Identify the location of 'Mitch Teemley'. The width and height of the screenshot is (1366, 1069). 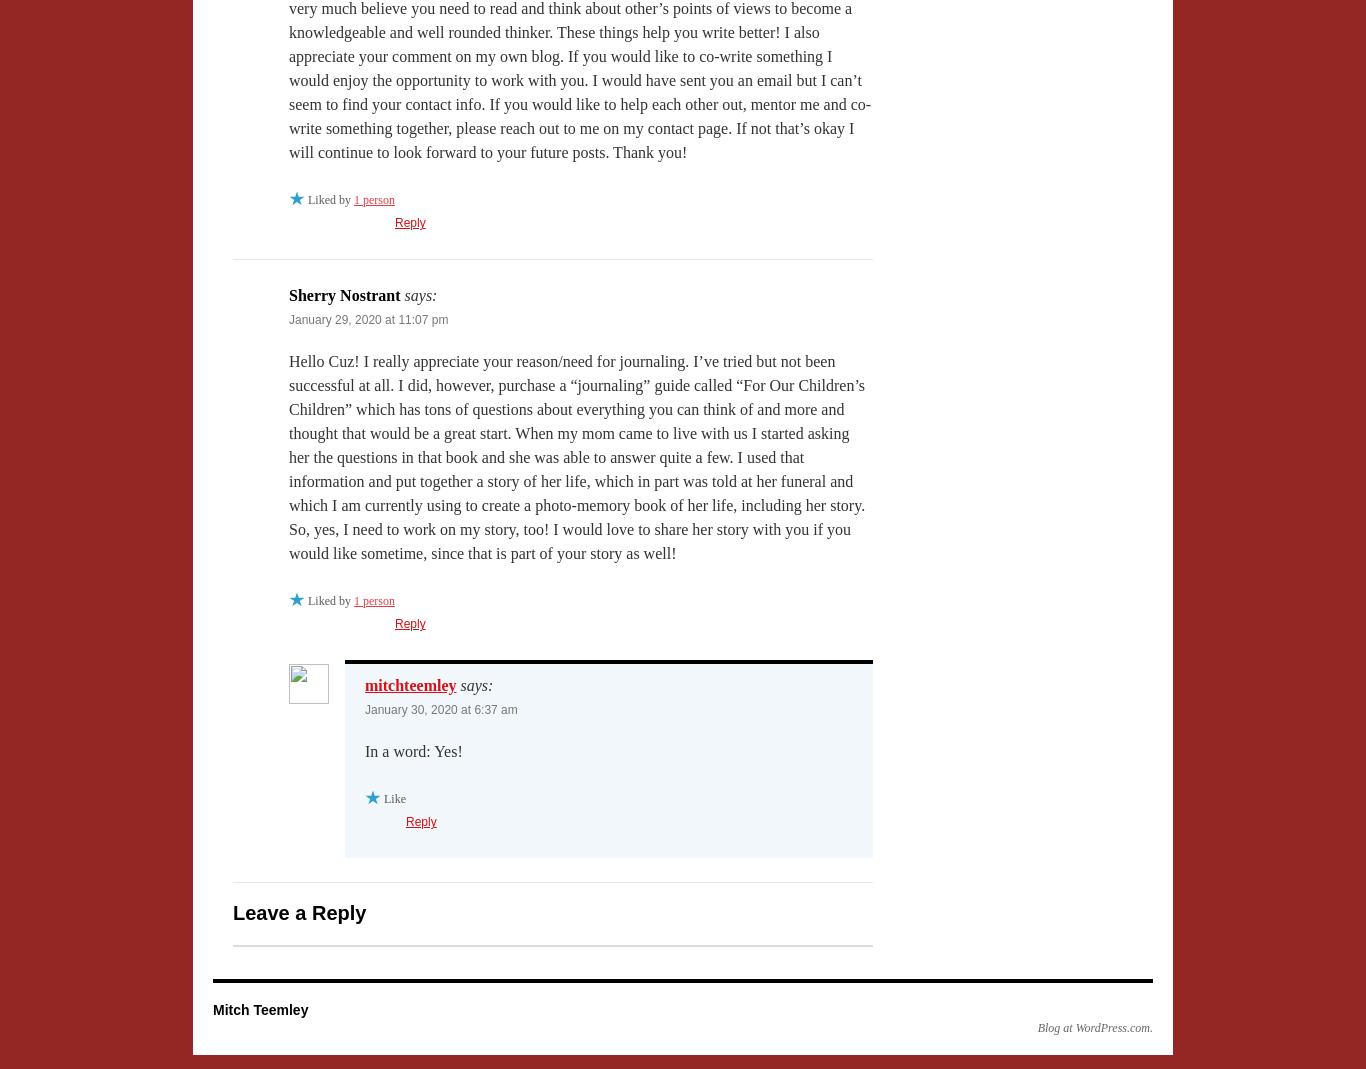
(211, 1009).